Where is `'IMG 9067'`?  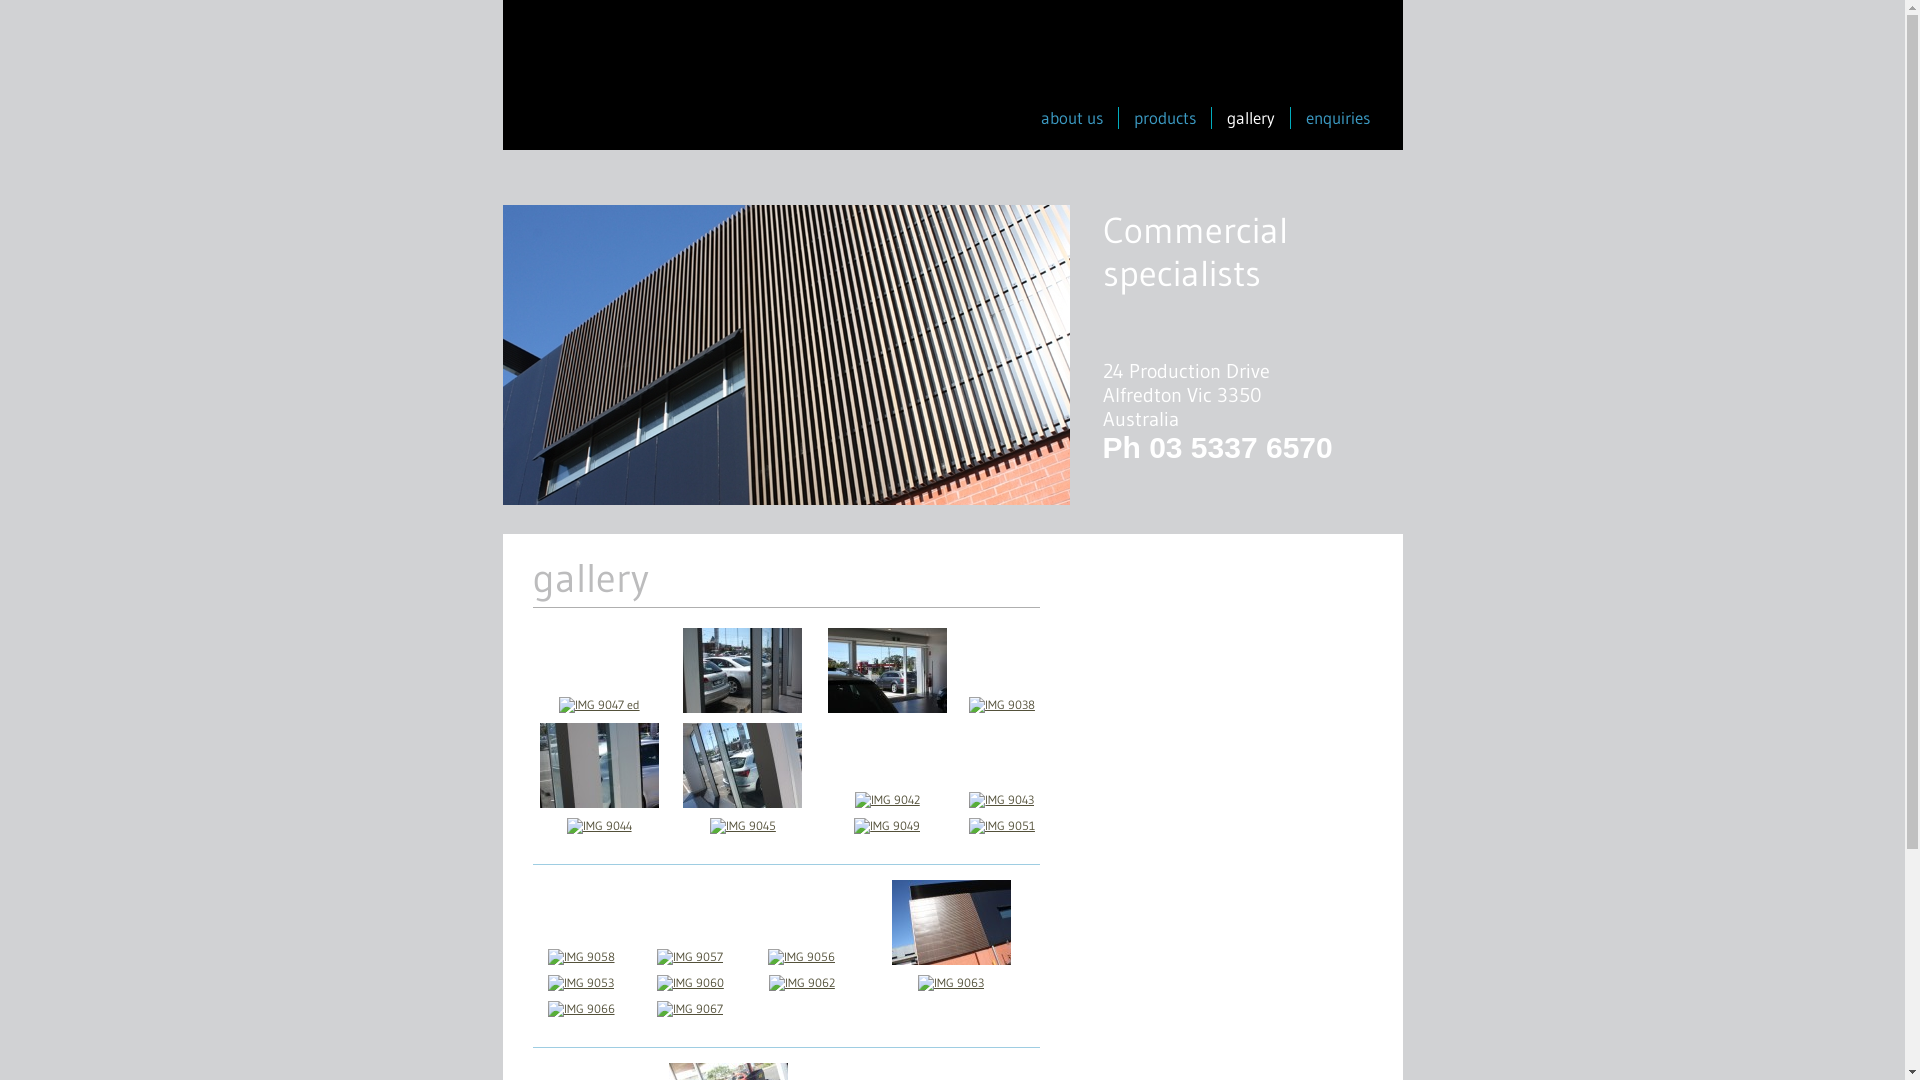 'IMG 9067' is located at coordinates (690, 1009).